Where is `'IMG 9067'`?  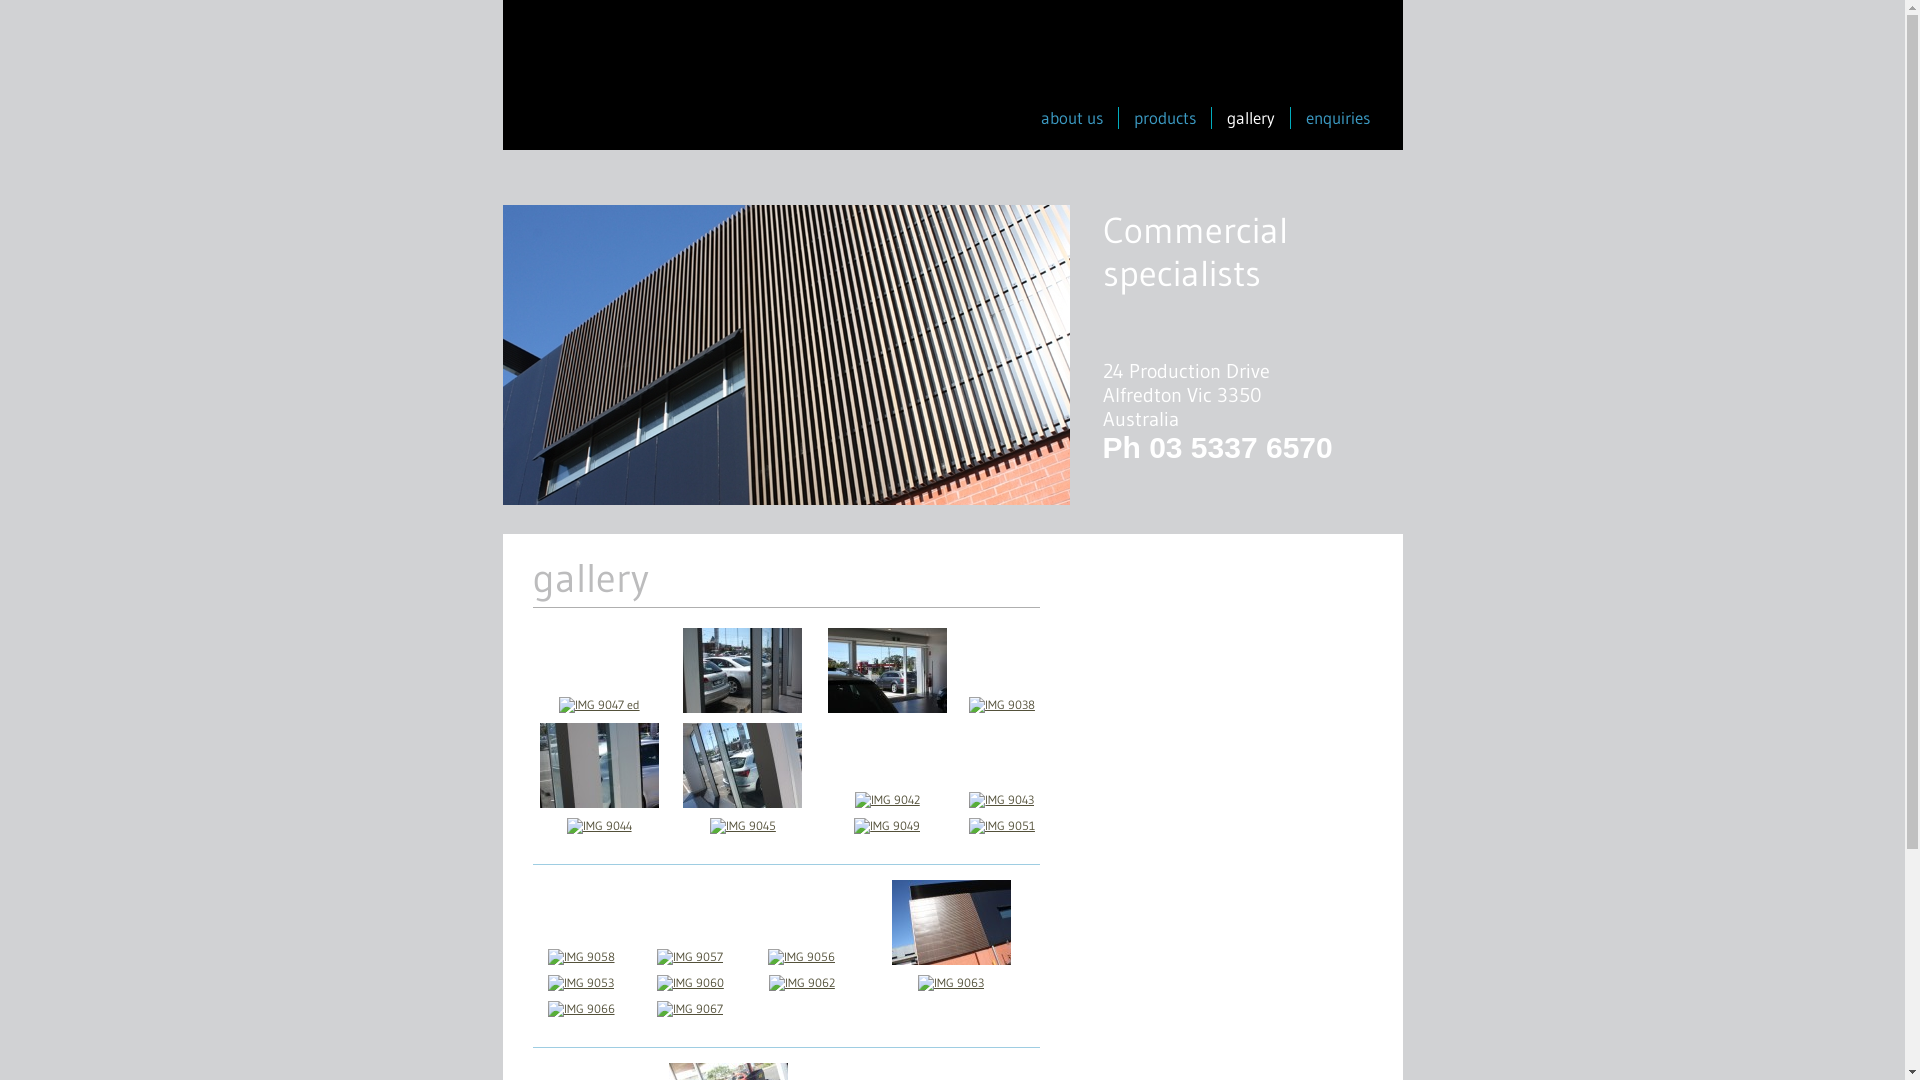 'IMG 9067' is located at coordinates (690, 1009).